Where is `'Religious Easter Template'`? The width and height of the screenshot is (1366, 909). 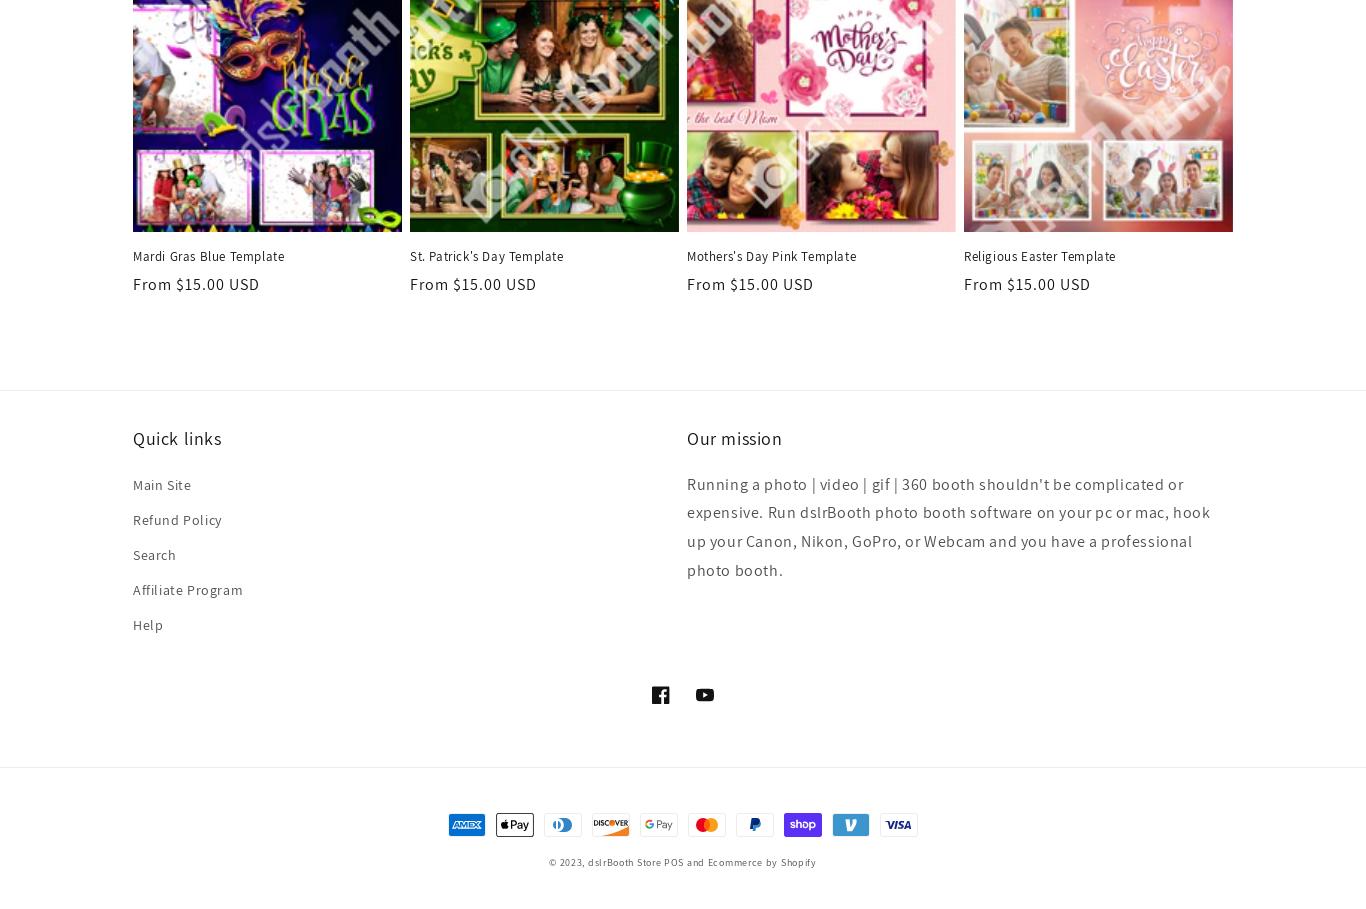
'Religious Easter Template' is located at coordinates (1038, 256).